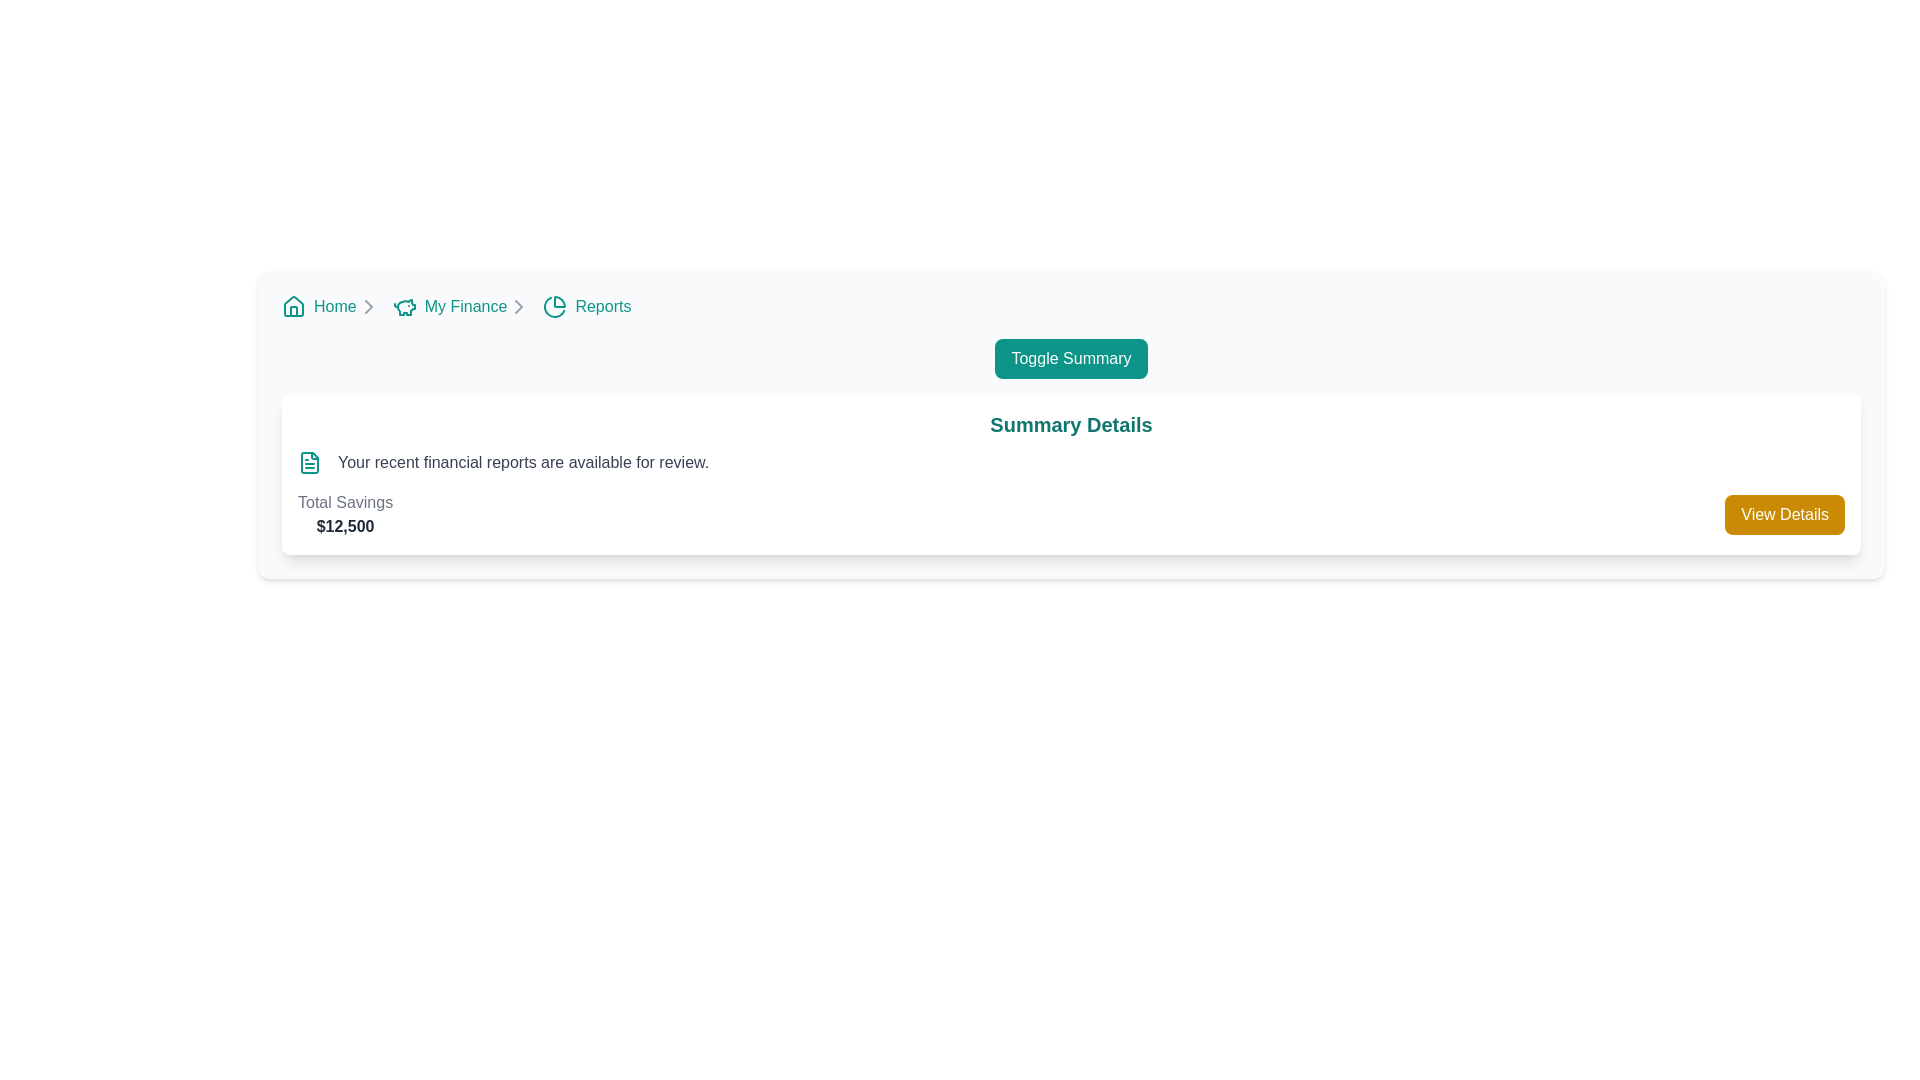  I want to click on the 'Home' text label, which is styled in teal and is part of a breadcrumb navigation component, so click(335, 307).